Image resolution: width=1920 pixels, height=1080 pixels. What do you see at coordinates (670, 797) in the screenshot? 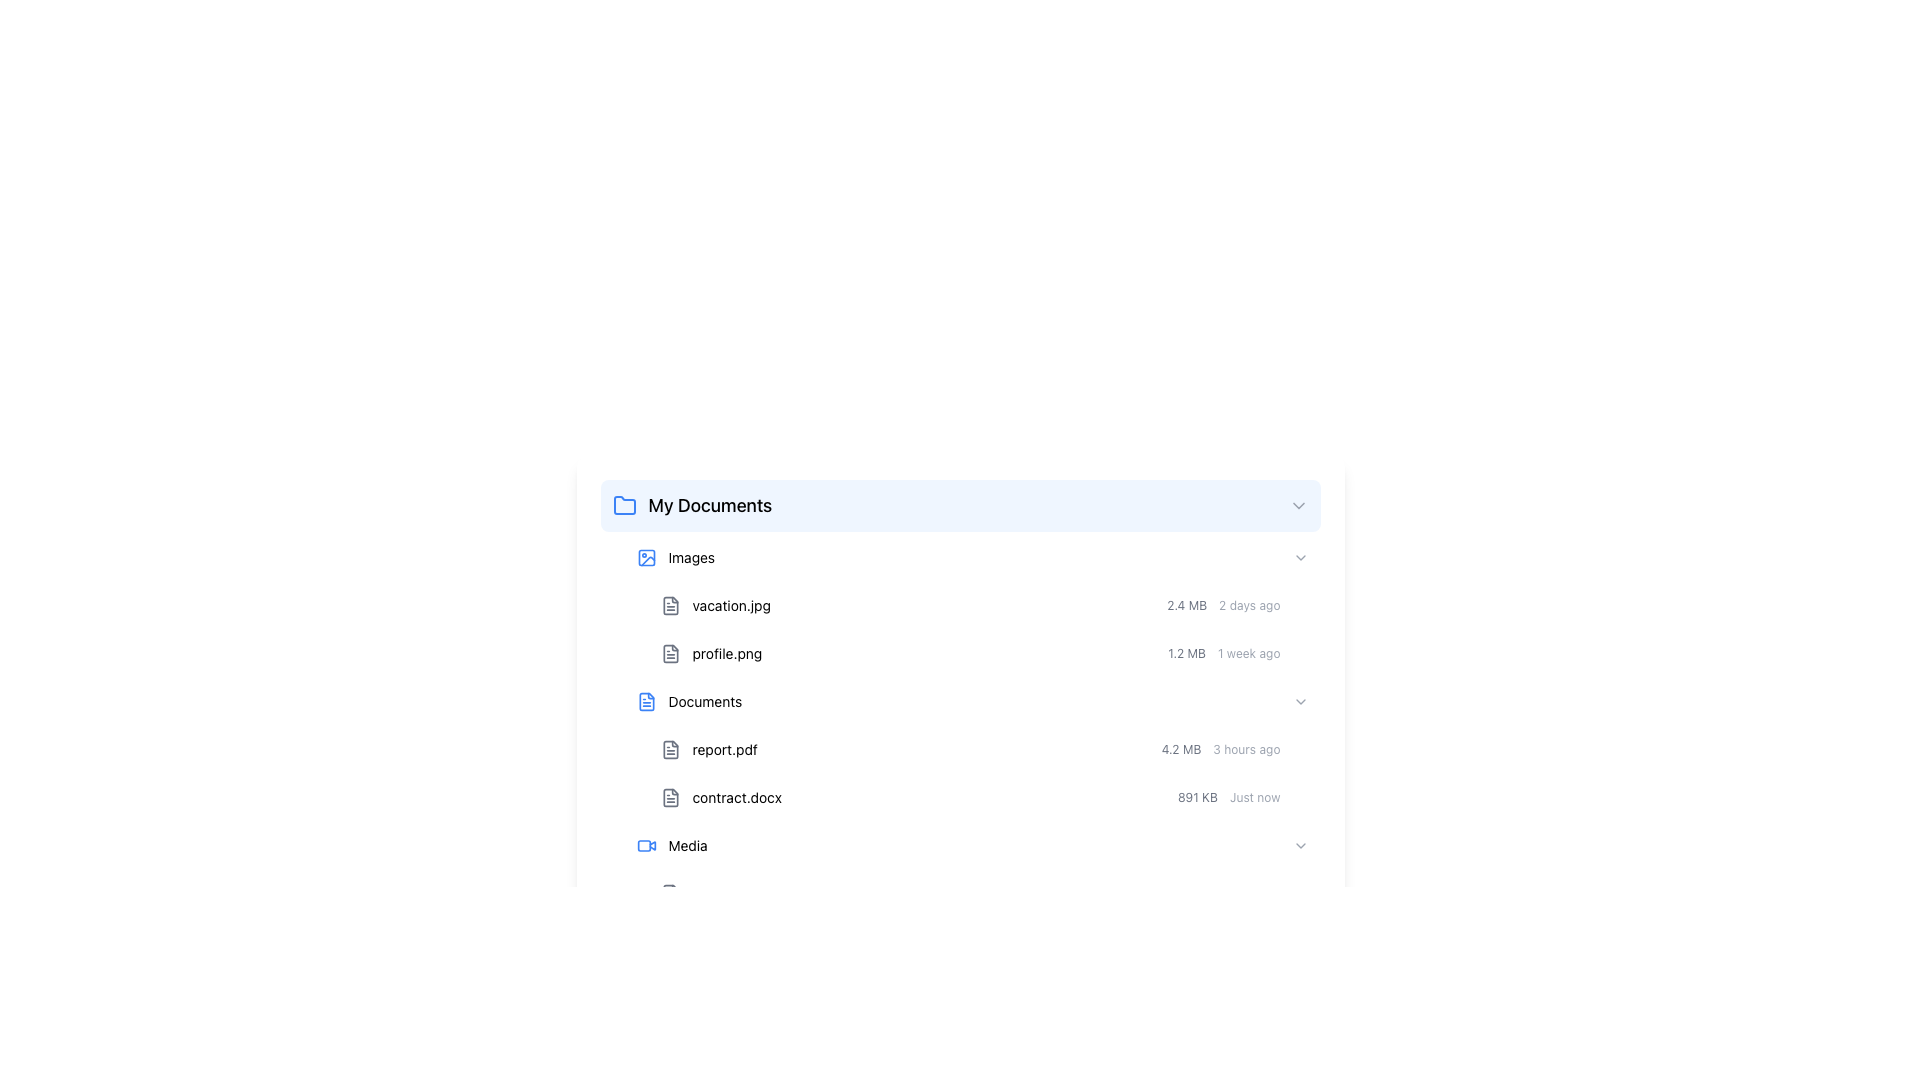
I see `the document icon, a small grayscale rectangle with a folded corner, located to the left of the text 'contract.docx'` at bounding box center [670, 797].